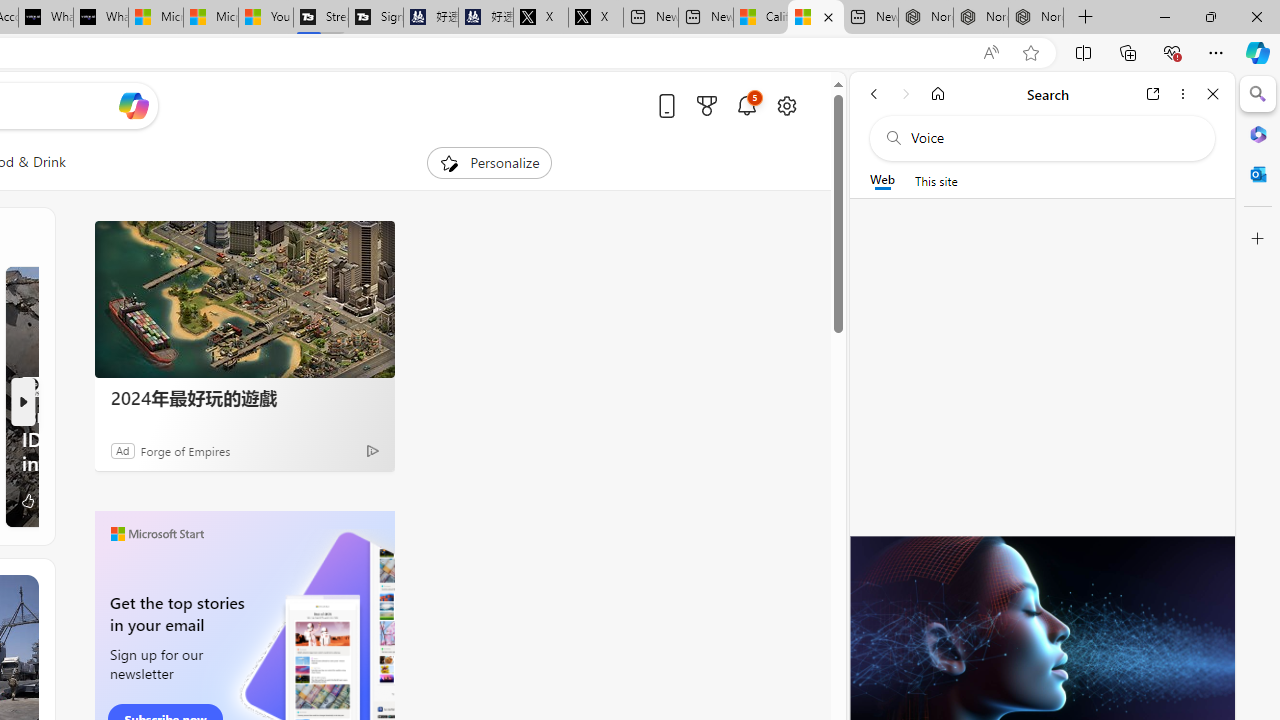 This screenshot has width=1280, height=720. I want to click on 'Nordace Siena Pro 15 Backpack', so click(981, 17).